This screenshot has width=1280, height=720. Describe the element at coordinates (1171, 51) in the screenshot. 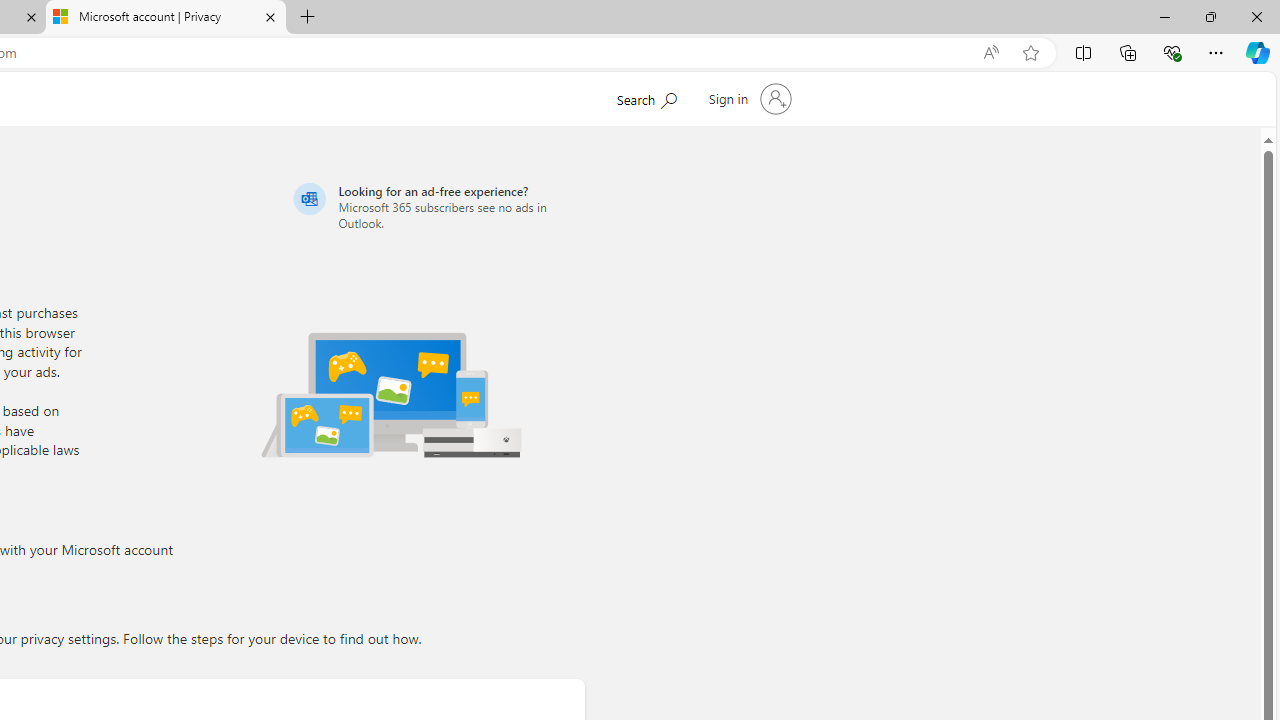

I see `'Browser essentials'` at that location.